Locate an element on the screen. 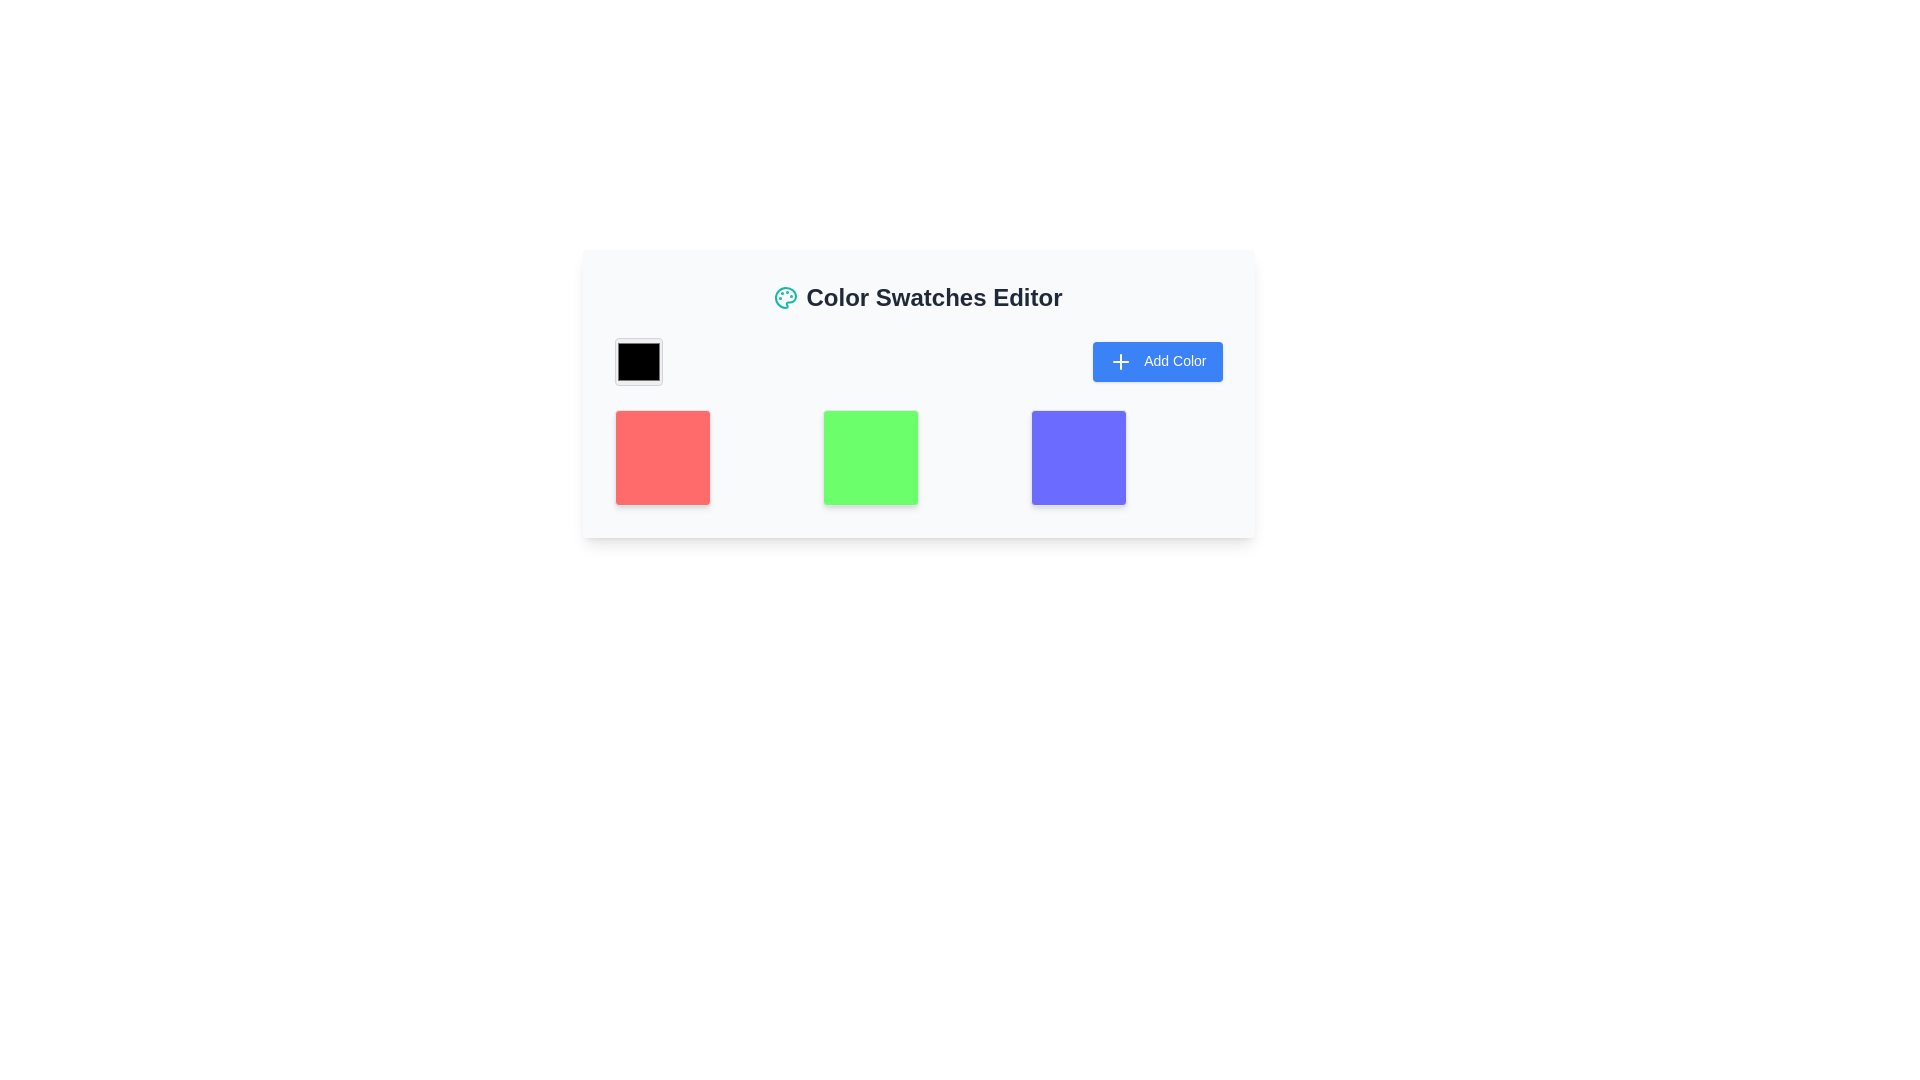 Image resolution: width=1920 pixels, height=1080 pixels. the small blue square icon with a white plus symbol in the center, located within the 'Add Color' button at the top-right of the interface is located at coordinates (1121, 362).